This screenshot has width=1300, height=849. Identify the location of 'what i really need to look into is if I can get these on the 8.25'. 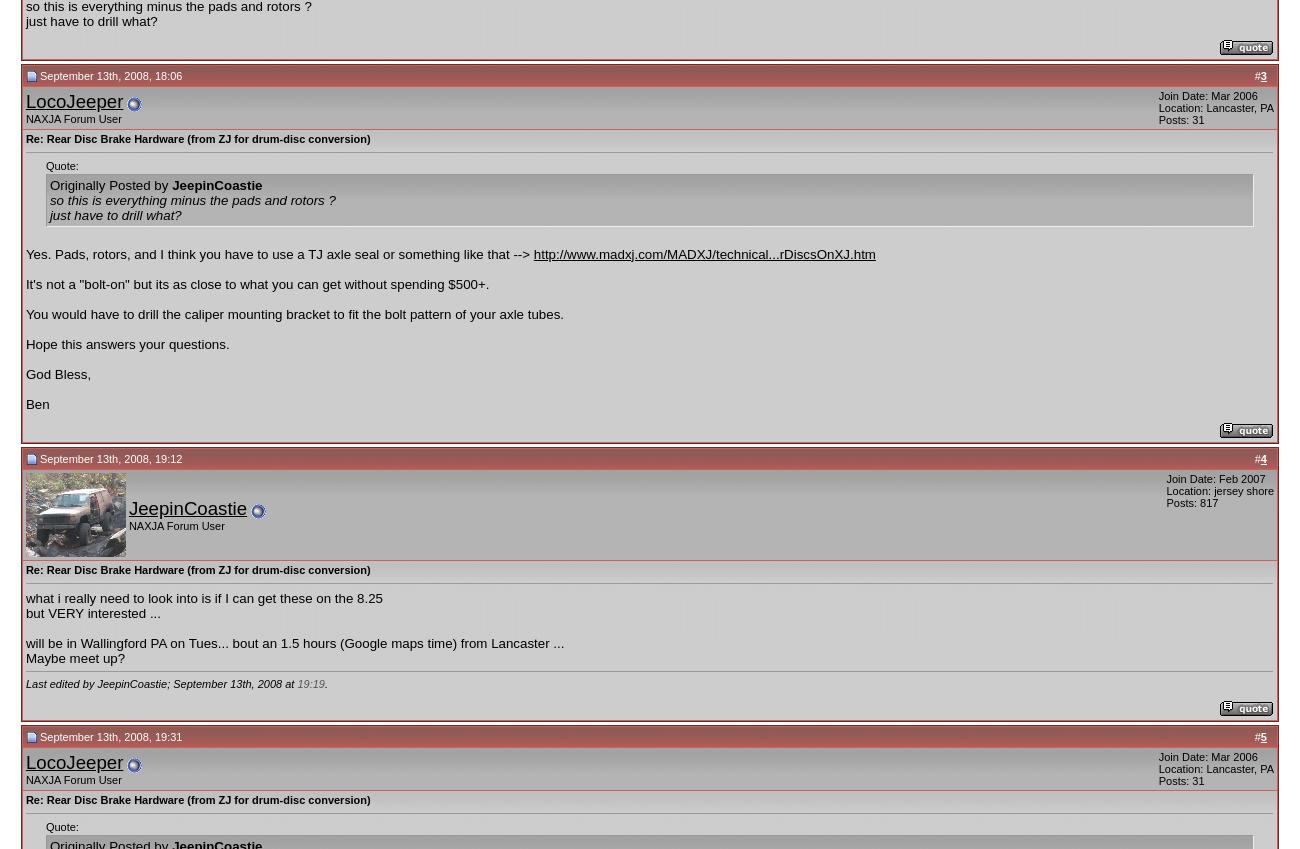
(203, 596).